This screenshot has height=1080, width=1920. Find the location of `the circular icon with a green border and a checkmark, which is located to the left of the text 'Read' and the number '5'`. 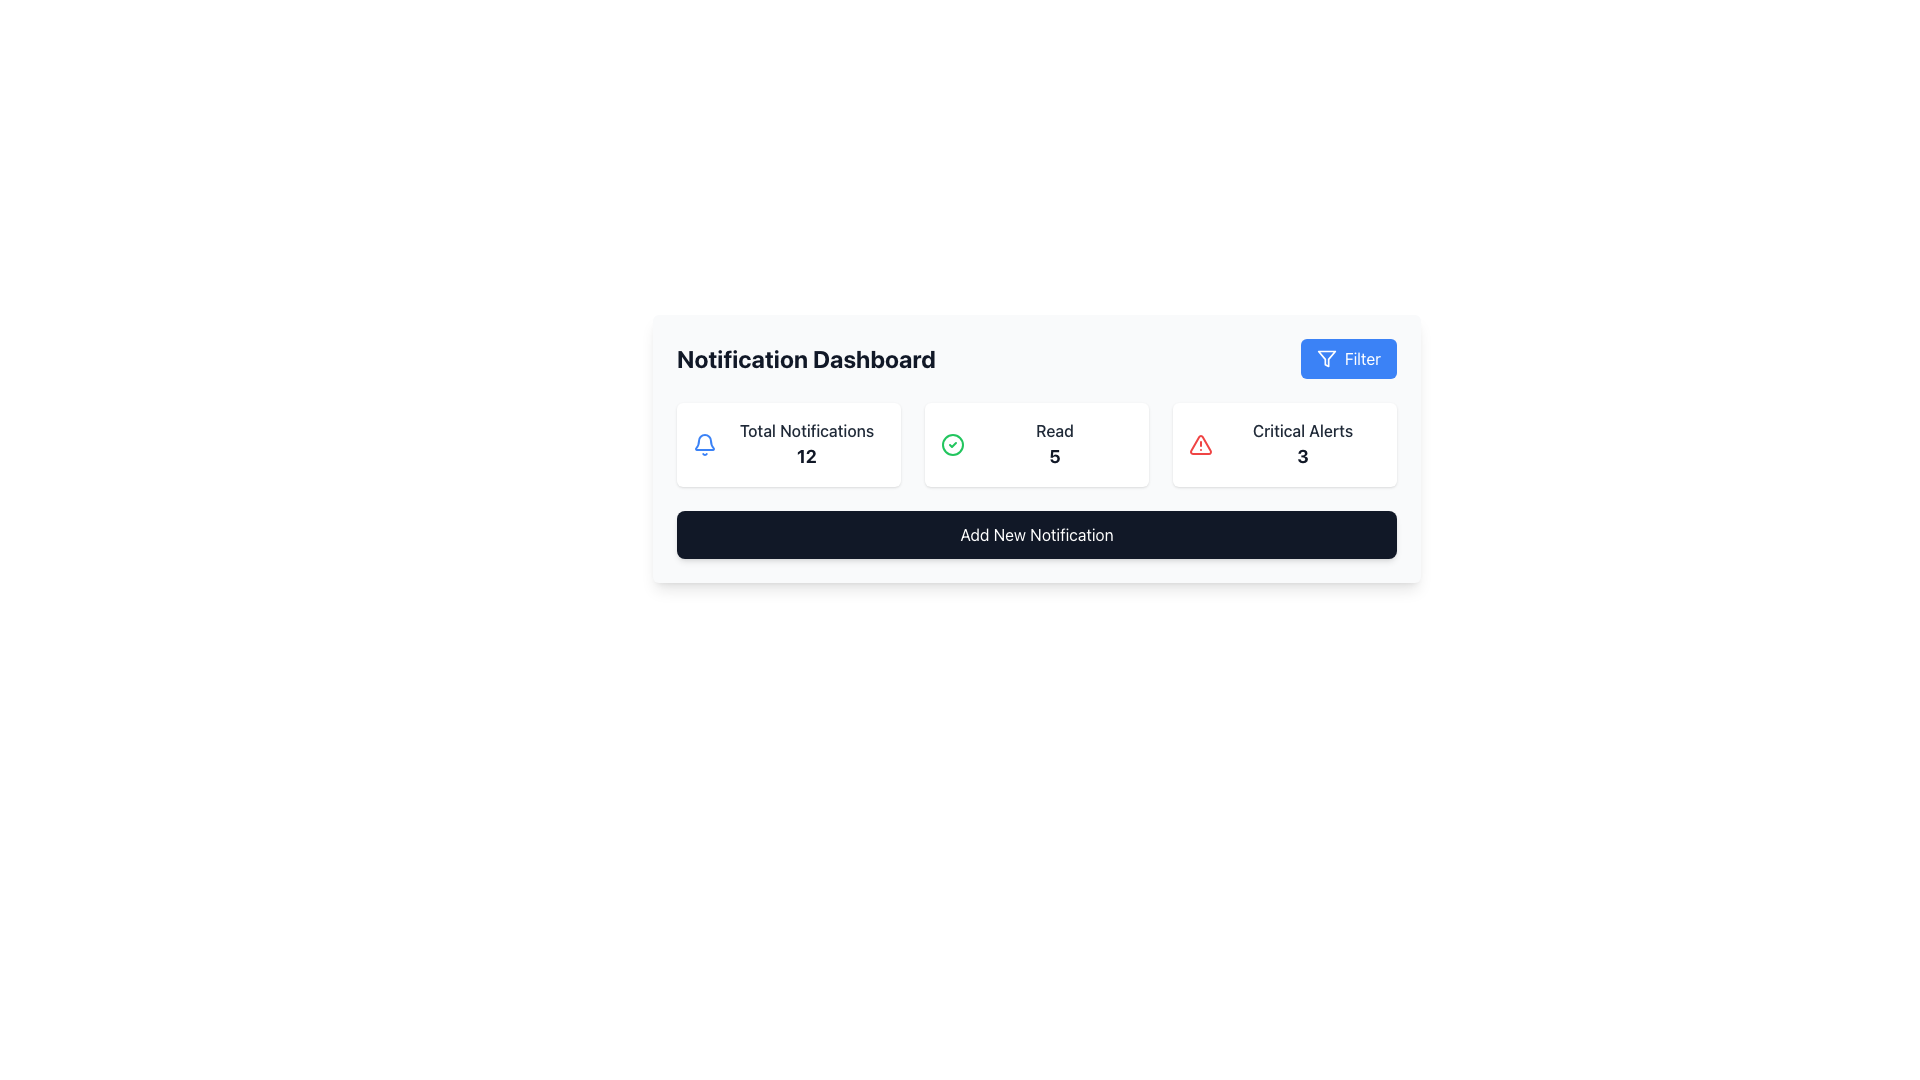

the circular icon with a green border and a checkmark, which is located to the left of the text 'Read' and the number '5' is located at coordinates (952, 443).